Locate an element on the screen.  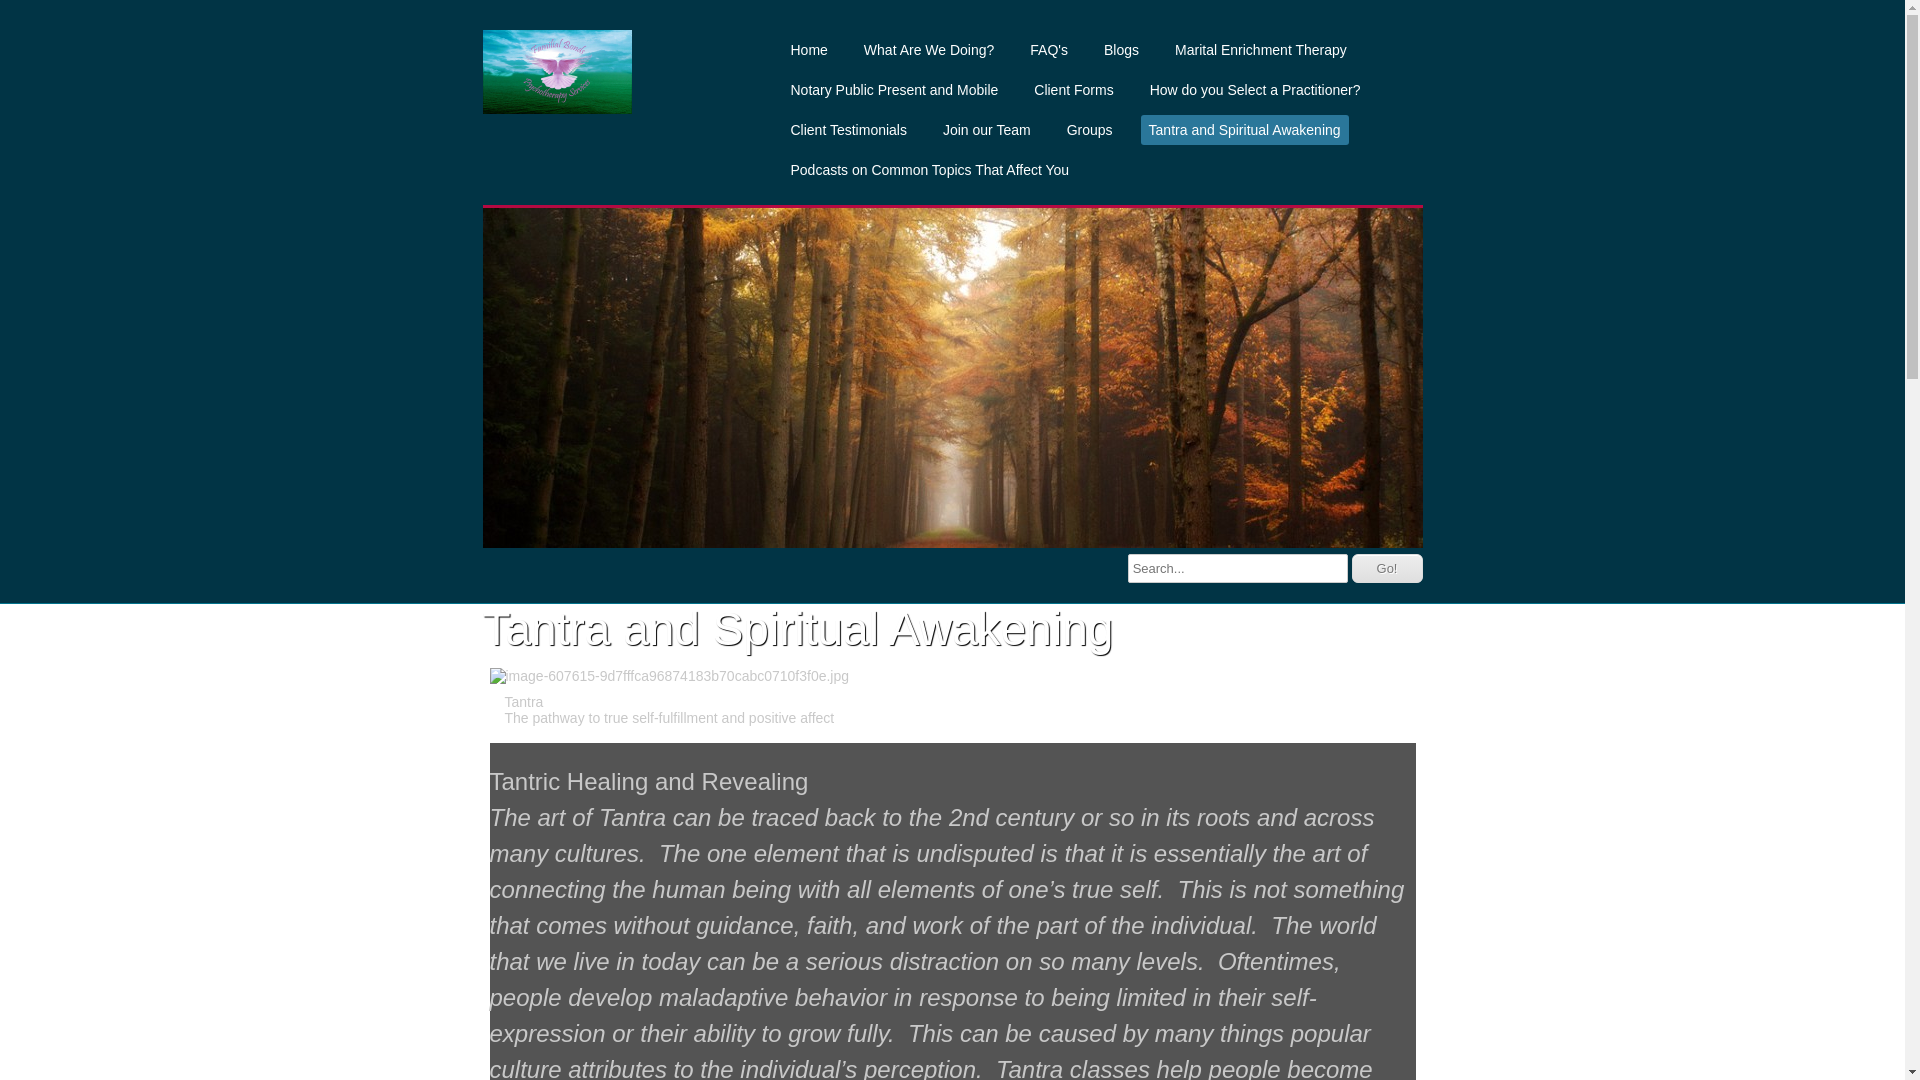
'What Are We Doing?' is located at coordinates (928, 49).